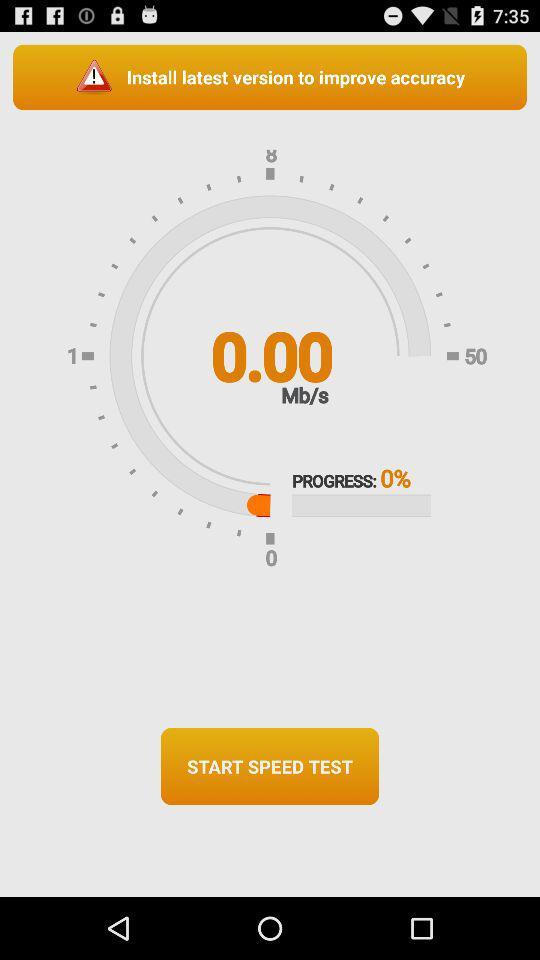 The width and height of the screenshot is (540, 960). I want to click on the start speed test icon, so click(270, 765).